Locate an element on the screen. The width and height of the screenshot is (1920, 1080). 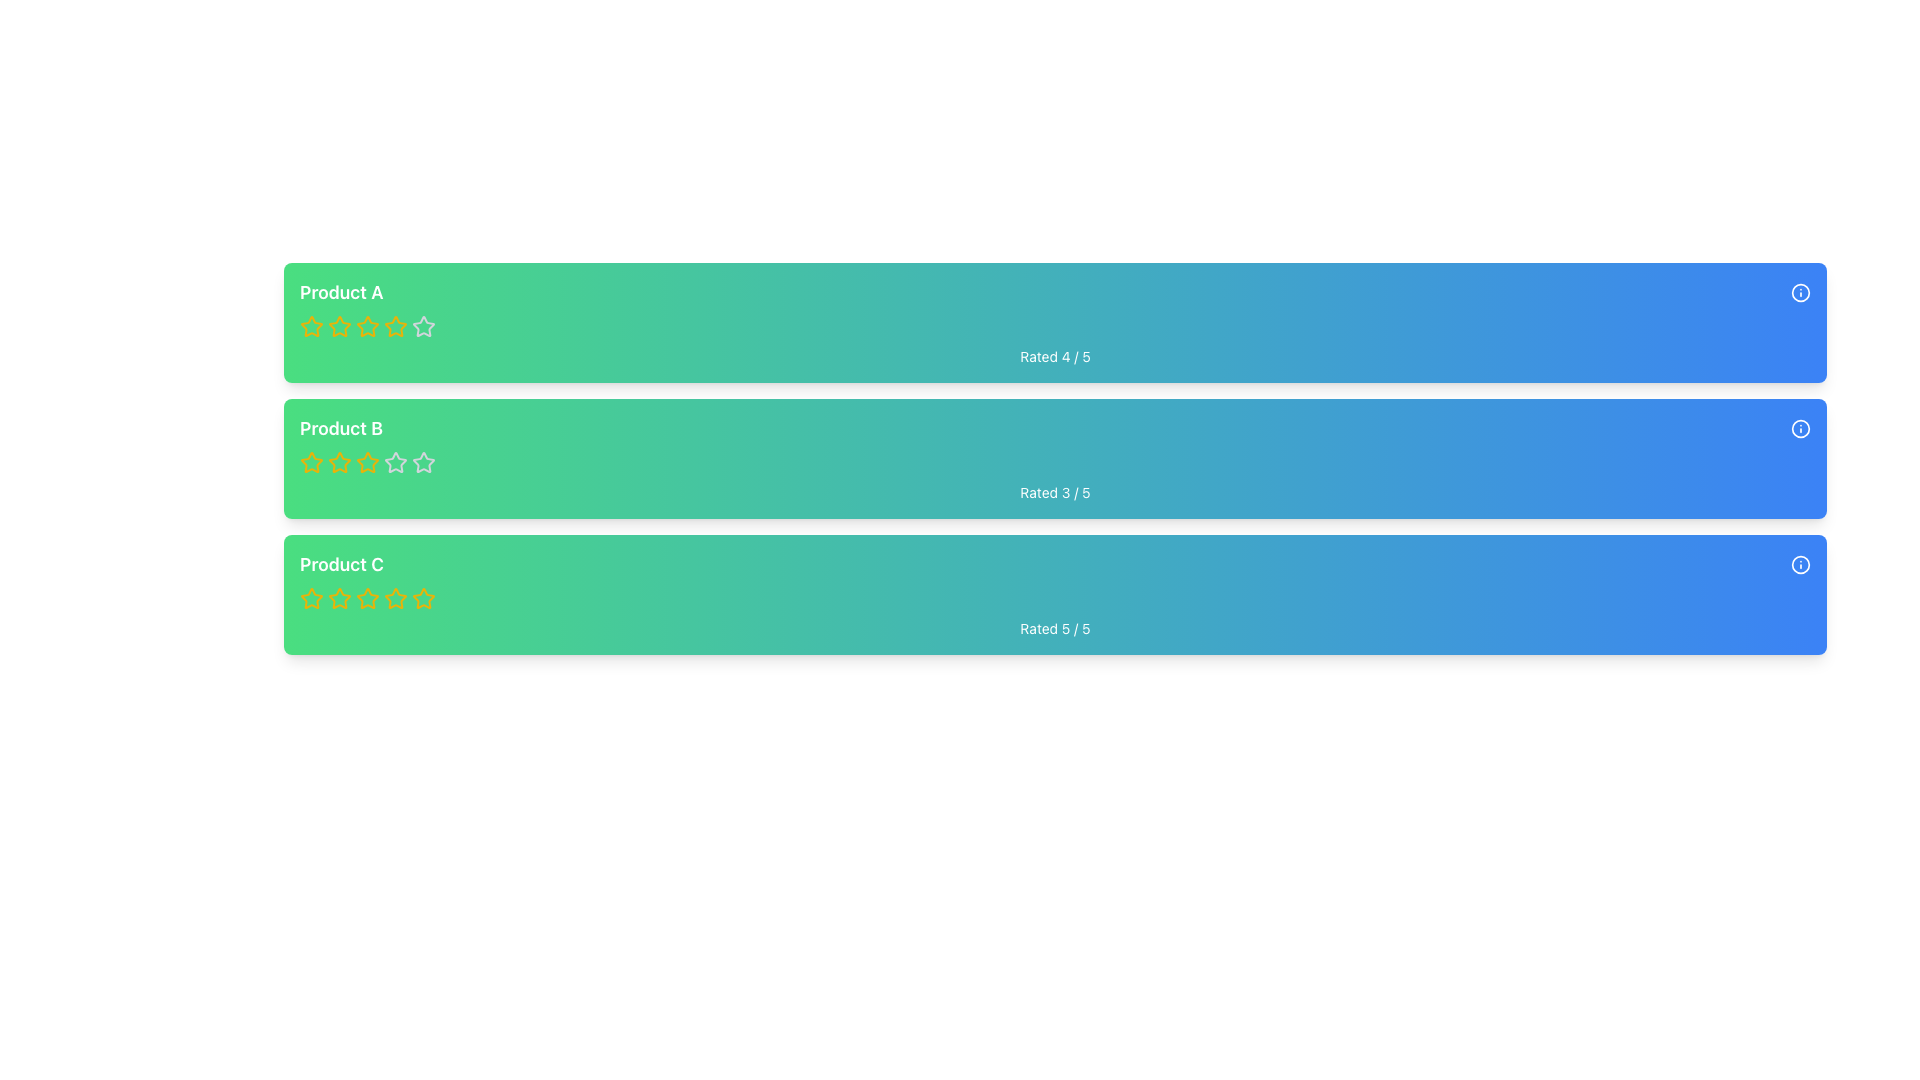
the second rating star icon for Product B is located at coordinates (340, 462).